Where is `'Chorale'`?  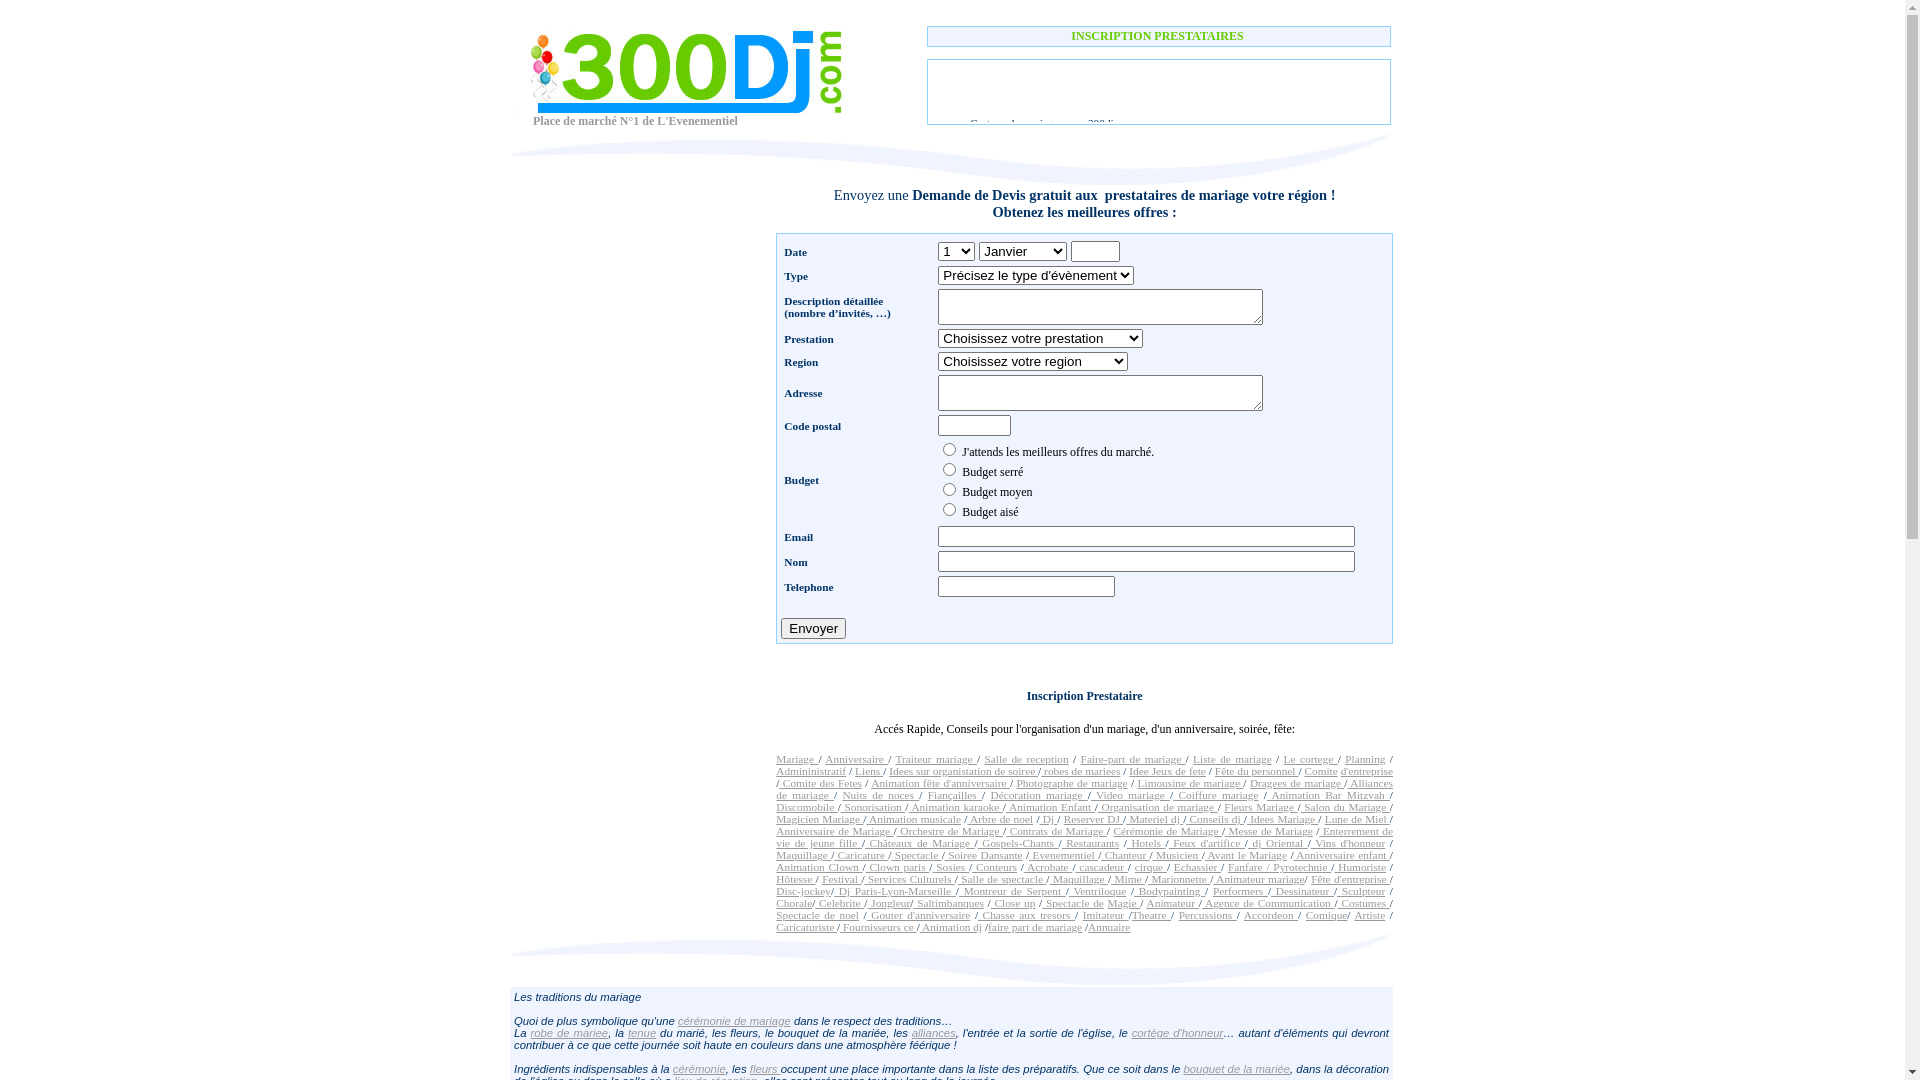
'Chorale' is located at coordinates (792, 902).